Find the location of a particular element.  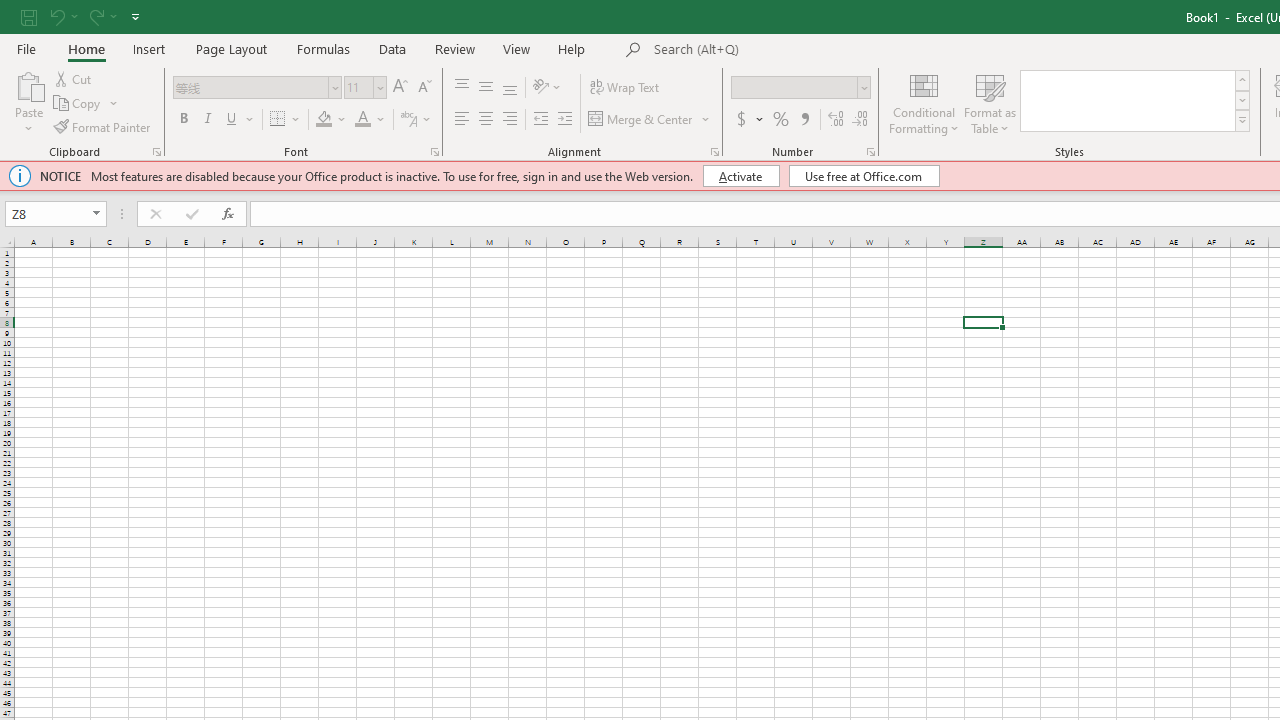

'Fill Color' is located at coordinates (324, 119).